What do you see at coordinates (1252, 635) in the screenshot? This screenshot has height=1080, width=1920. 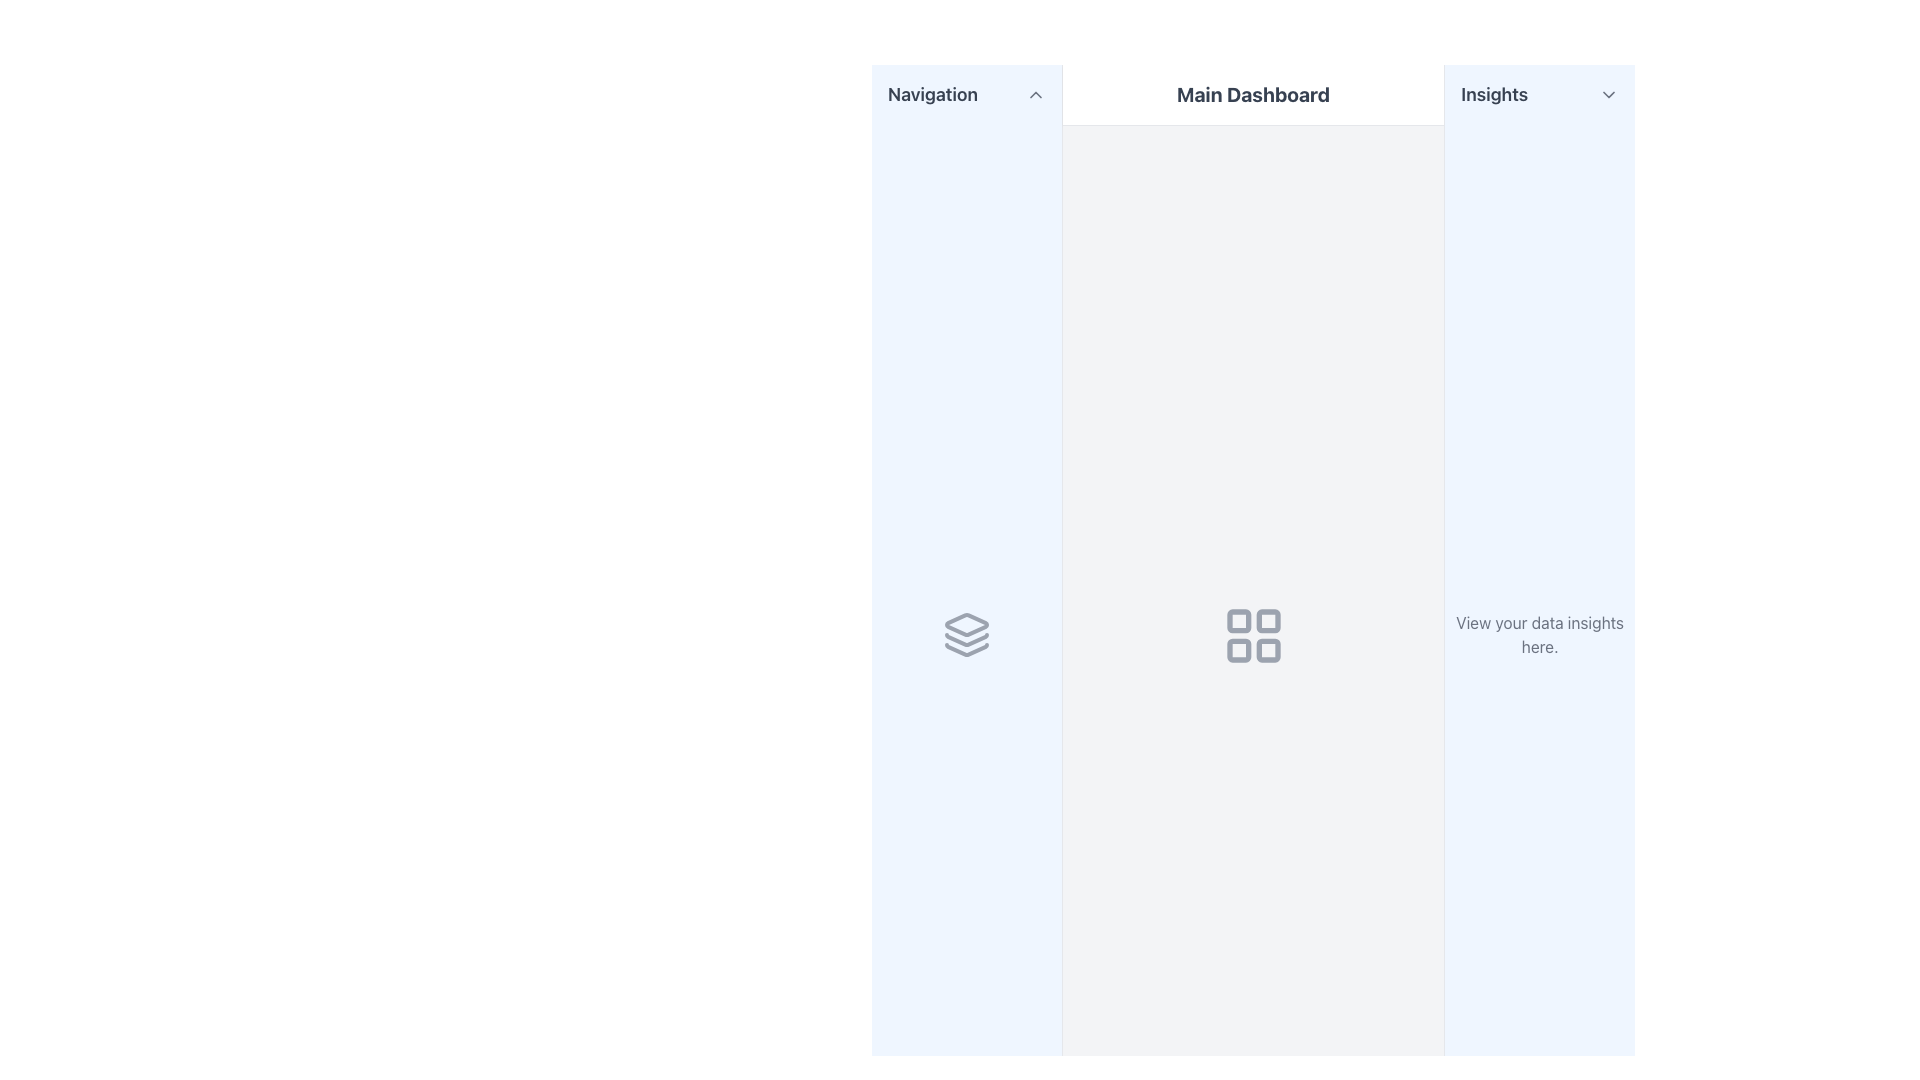 I see `the grid-like icon consisting of four evenly spaced squares arranged in a 2x2 configuration, outlined in gray, located centrally within the main content area` at bounding box center [1252, 635].